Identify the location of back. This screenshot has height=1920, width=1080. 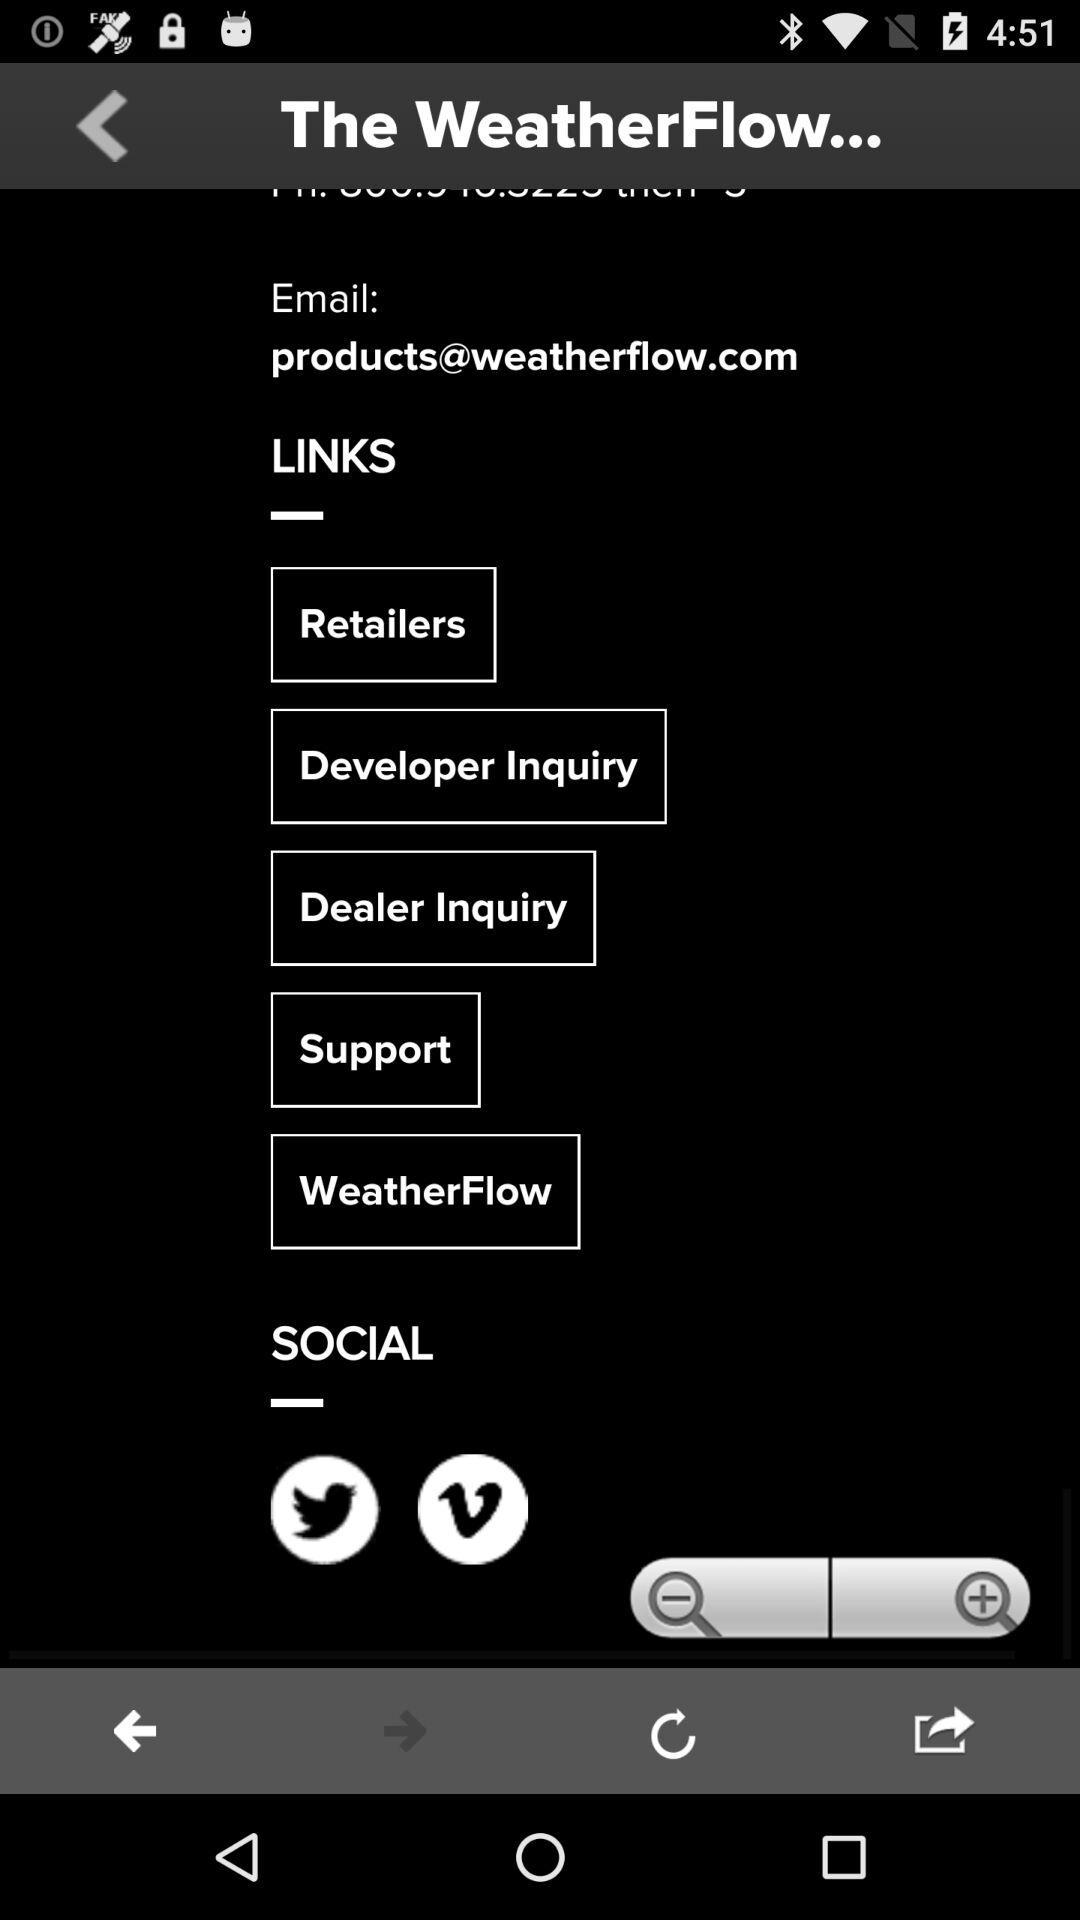
(101, 124).